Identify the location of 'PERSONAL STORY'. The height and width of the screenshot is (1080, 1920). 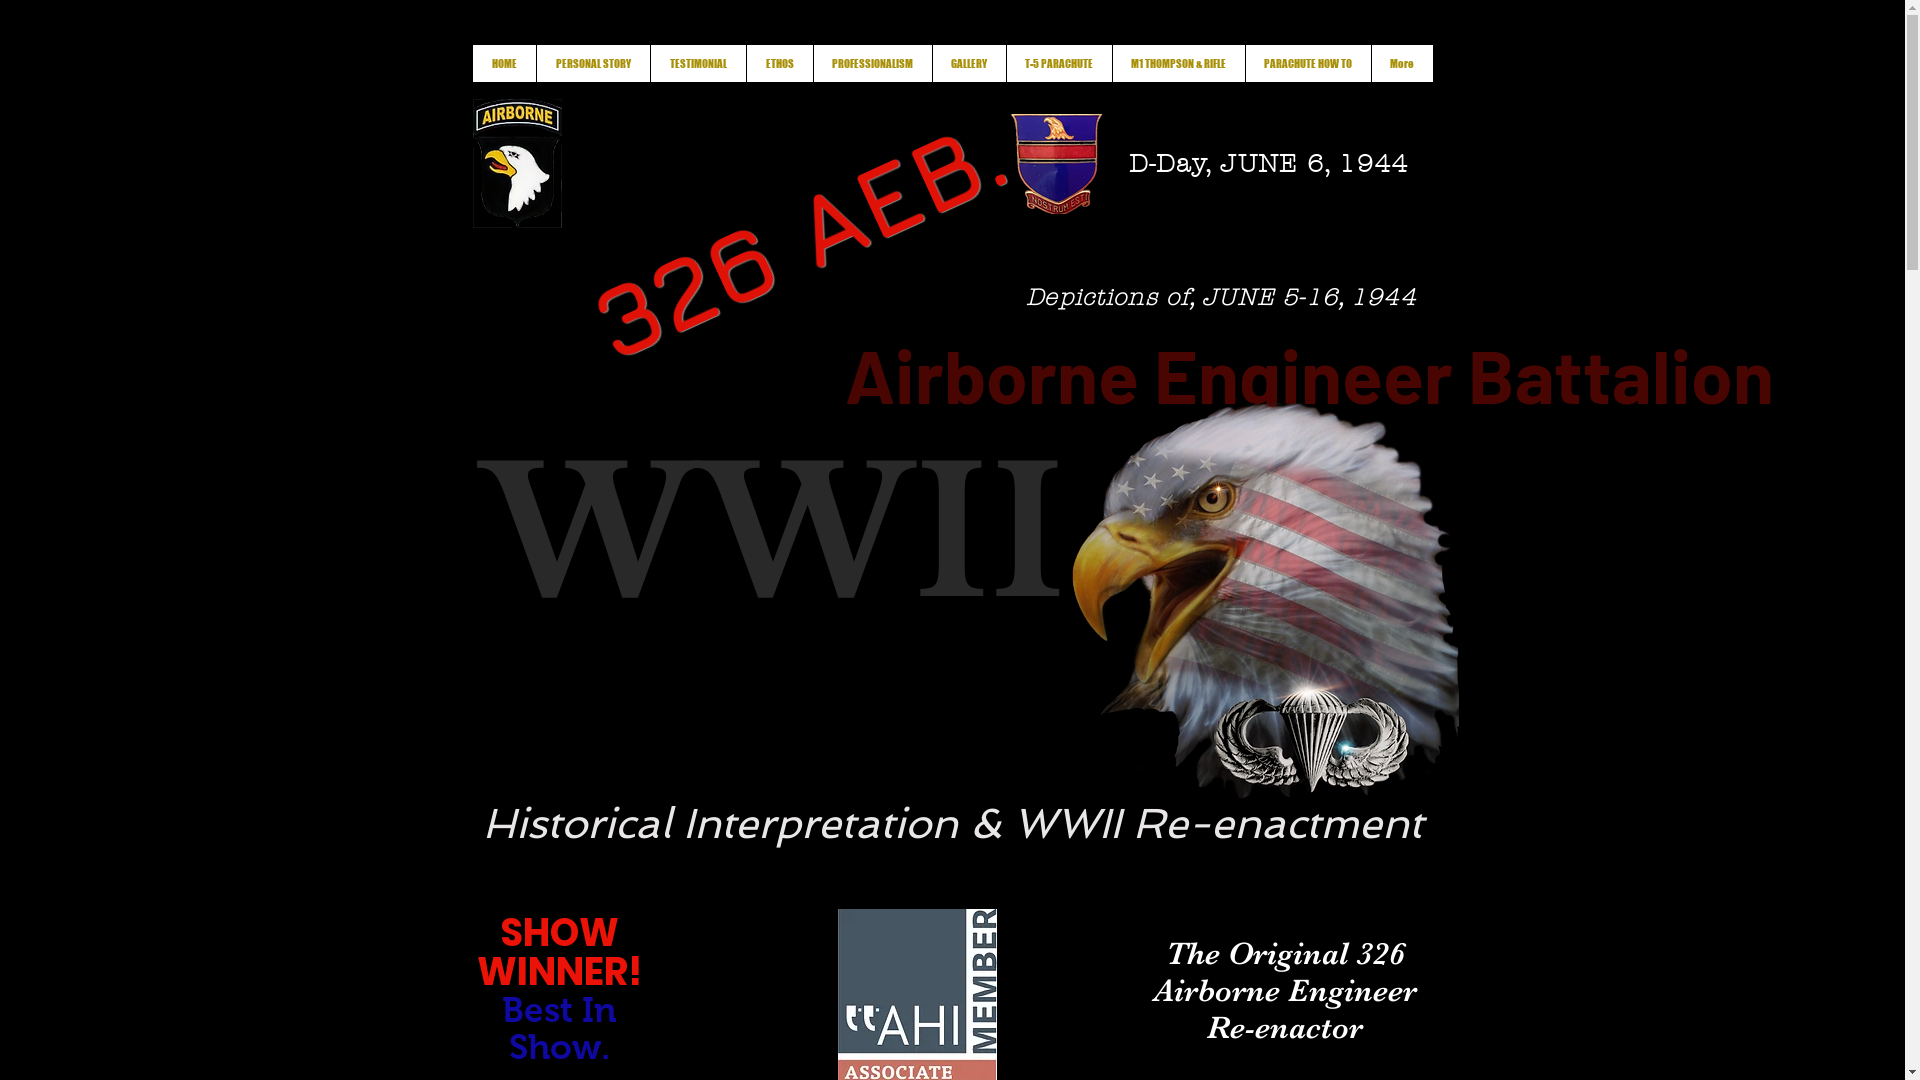
(592, 62).